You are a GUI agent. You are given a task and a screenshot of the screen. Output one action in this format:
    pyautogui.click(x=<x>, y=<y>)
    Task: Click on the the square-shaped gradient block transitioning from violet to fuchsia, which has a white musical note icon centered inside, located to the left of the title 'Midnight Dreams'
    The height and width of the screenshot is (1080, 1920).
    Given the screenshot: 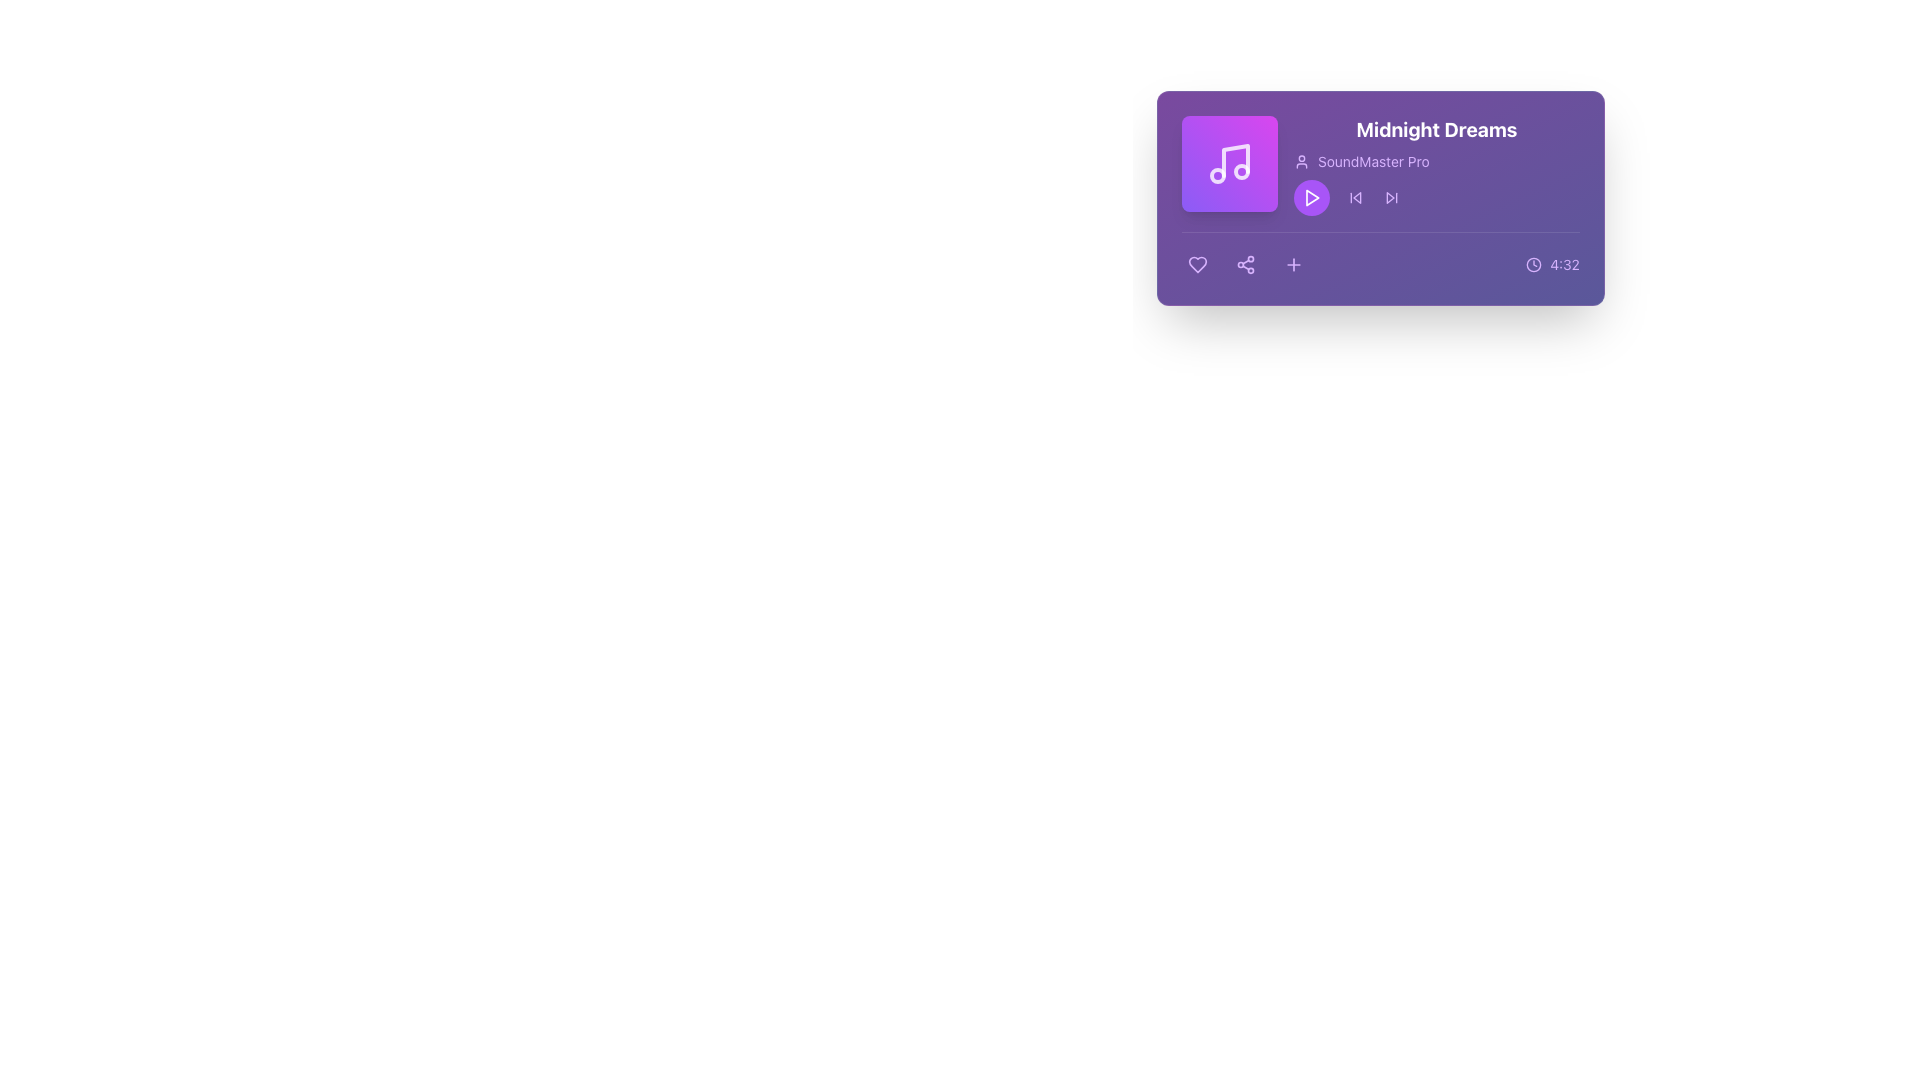 What is the action you would take?
    pyautogui.click(x=1228, y=163)
    